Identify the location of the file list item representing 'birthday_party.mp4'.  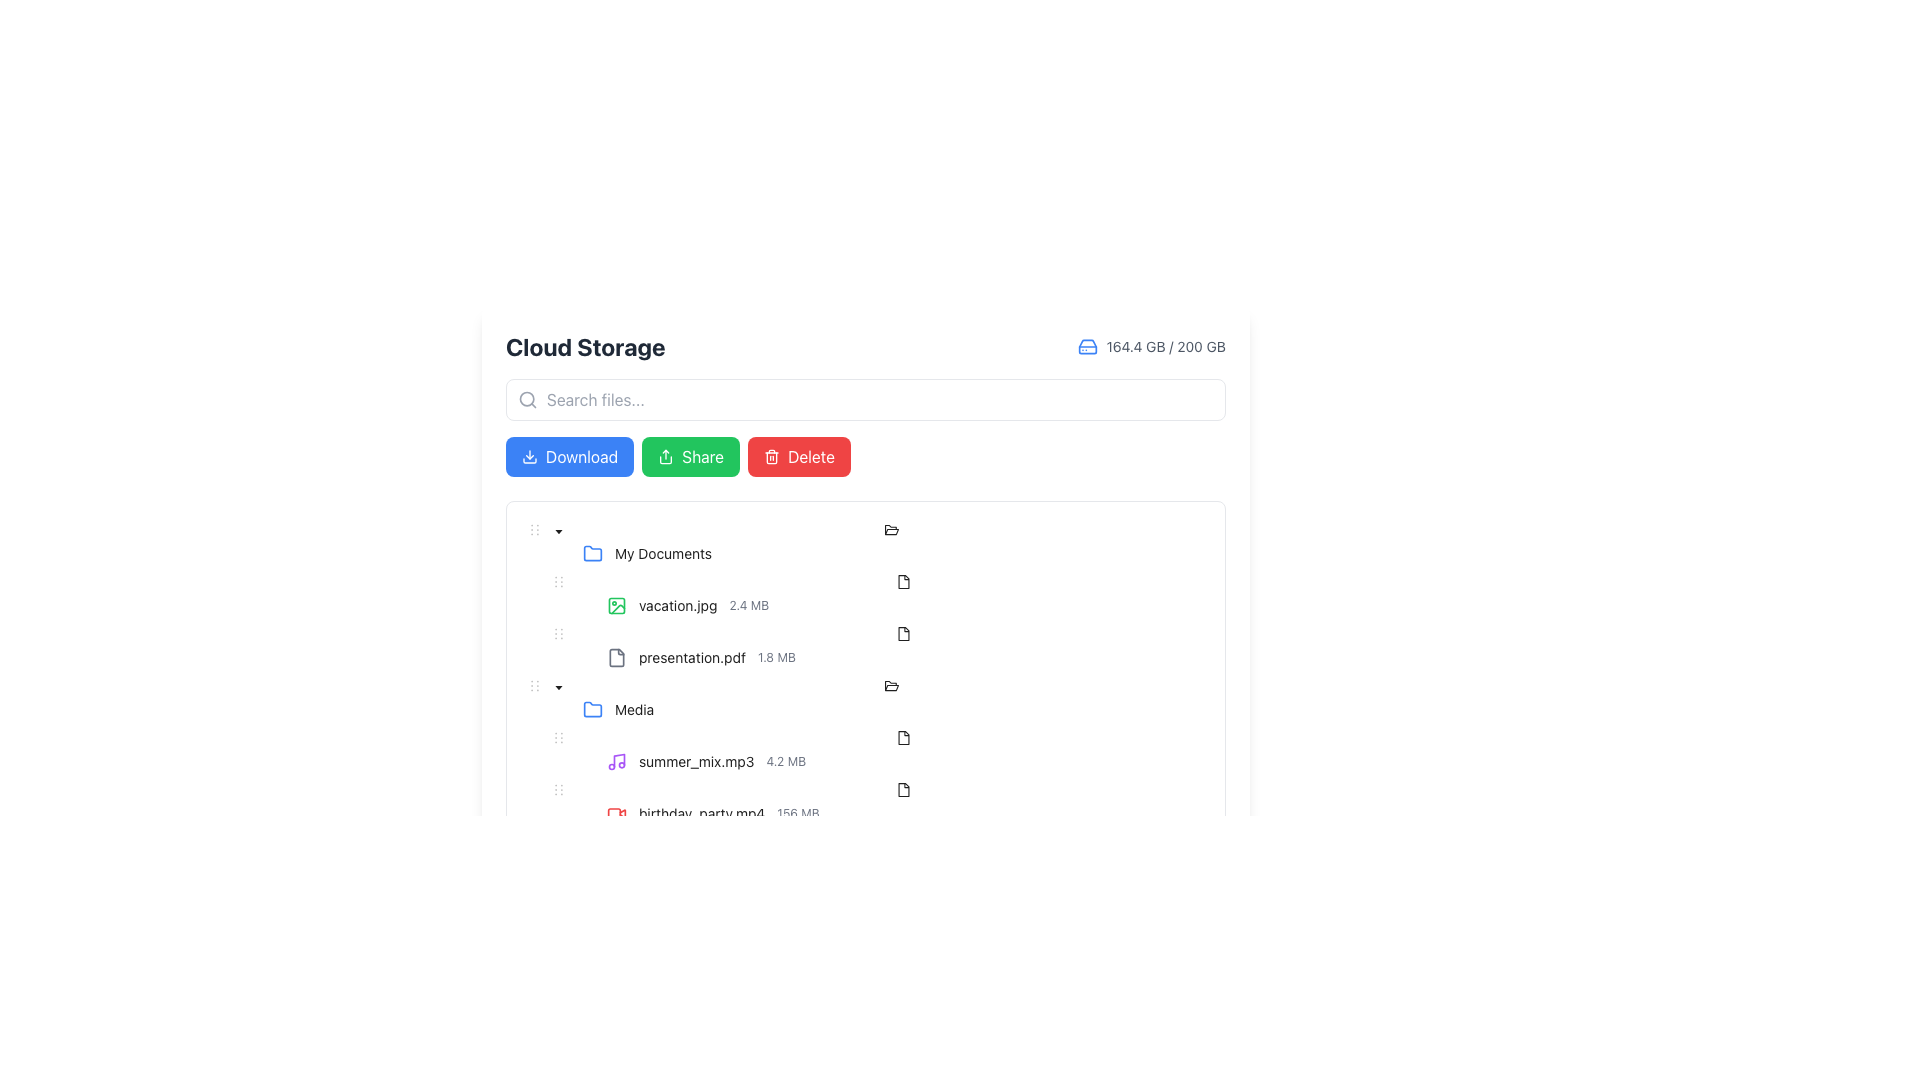
(902, 801).